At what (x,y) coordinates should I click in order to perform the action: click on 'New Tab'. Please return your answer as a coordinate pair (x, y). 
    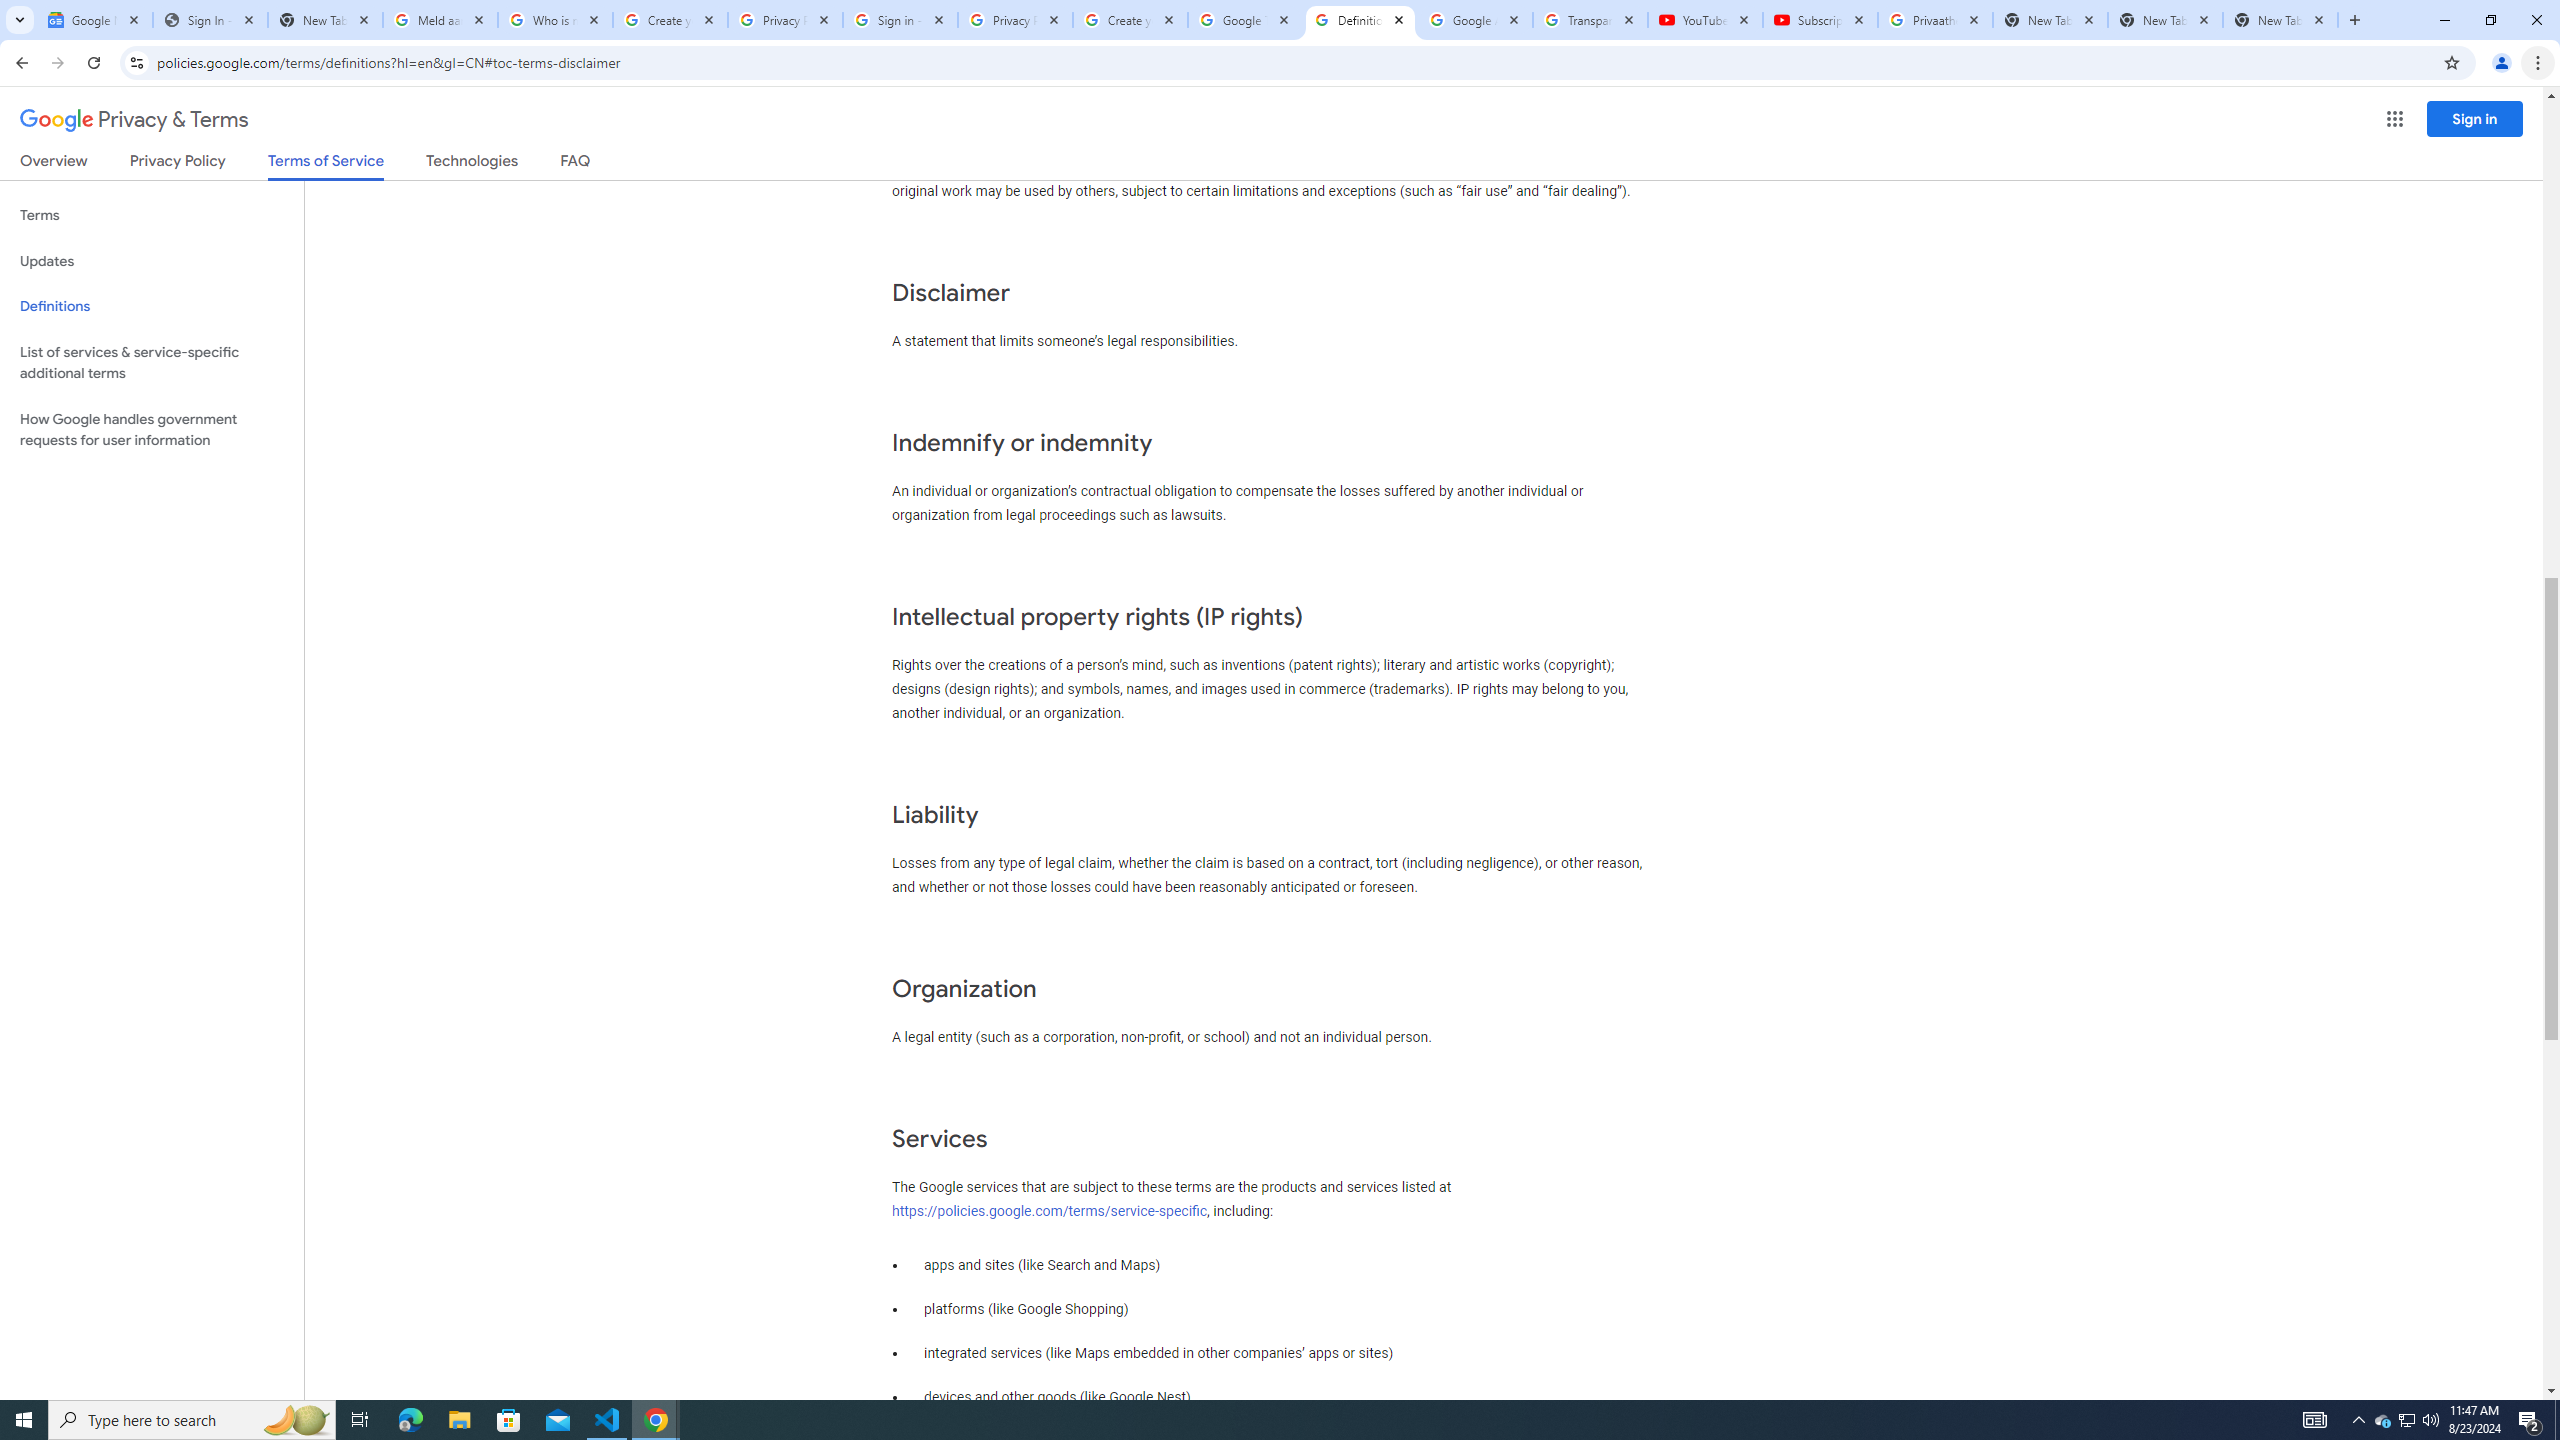
    Looking at the image, I should click on (2279, 19).